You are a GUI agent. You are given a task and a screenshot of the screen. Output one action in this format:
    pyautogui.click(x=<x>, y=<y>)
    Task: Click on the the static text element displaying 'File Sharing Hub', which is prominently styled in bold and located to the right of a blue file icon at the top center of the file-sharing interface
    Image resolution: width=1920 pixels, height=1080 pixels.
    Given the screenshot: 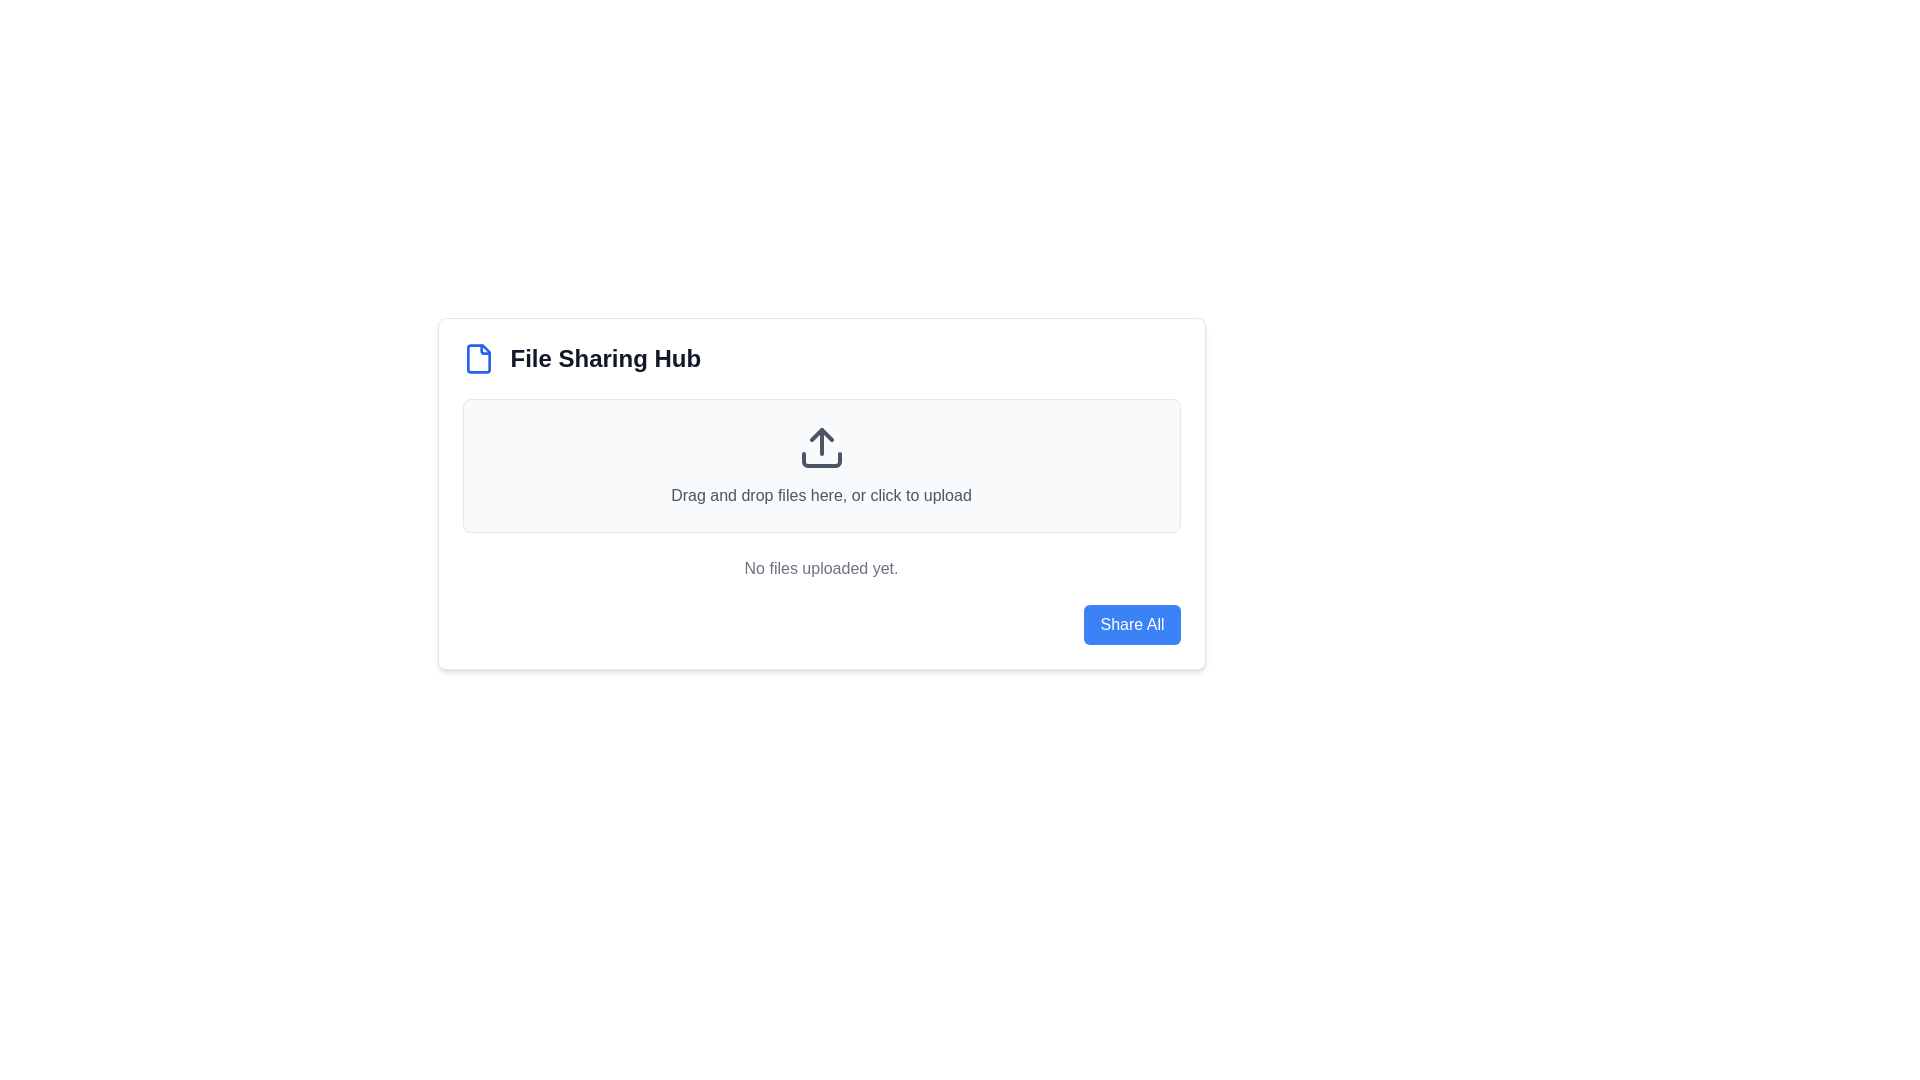 What is the action you would take?
    pyautogui.click(x=604, y=357)
    